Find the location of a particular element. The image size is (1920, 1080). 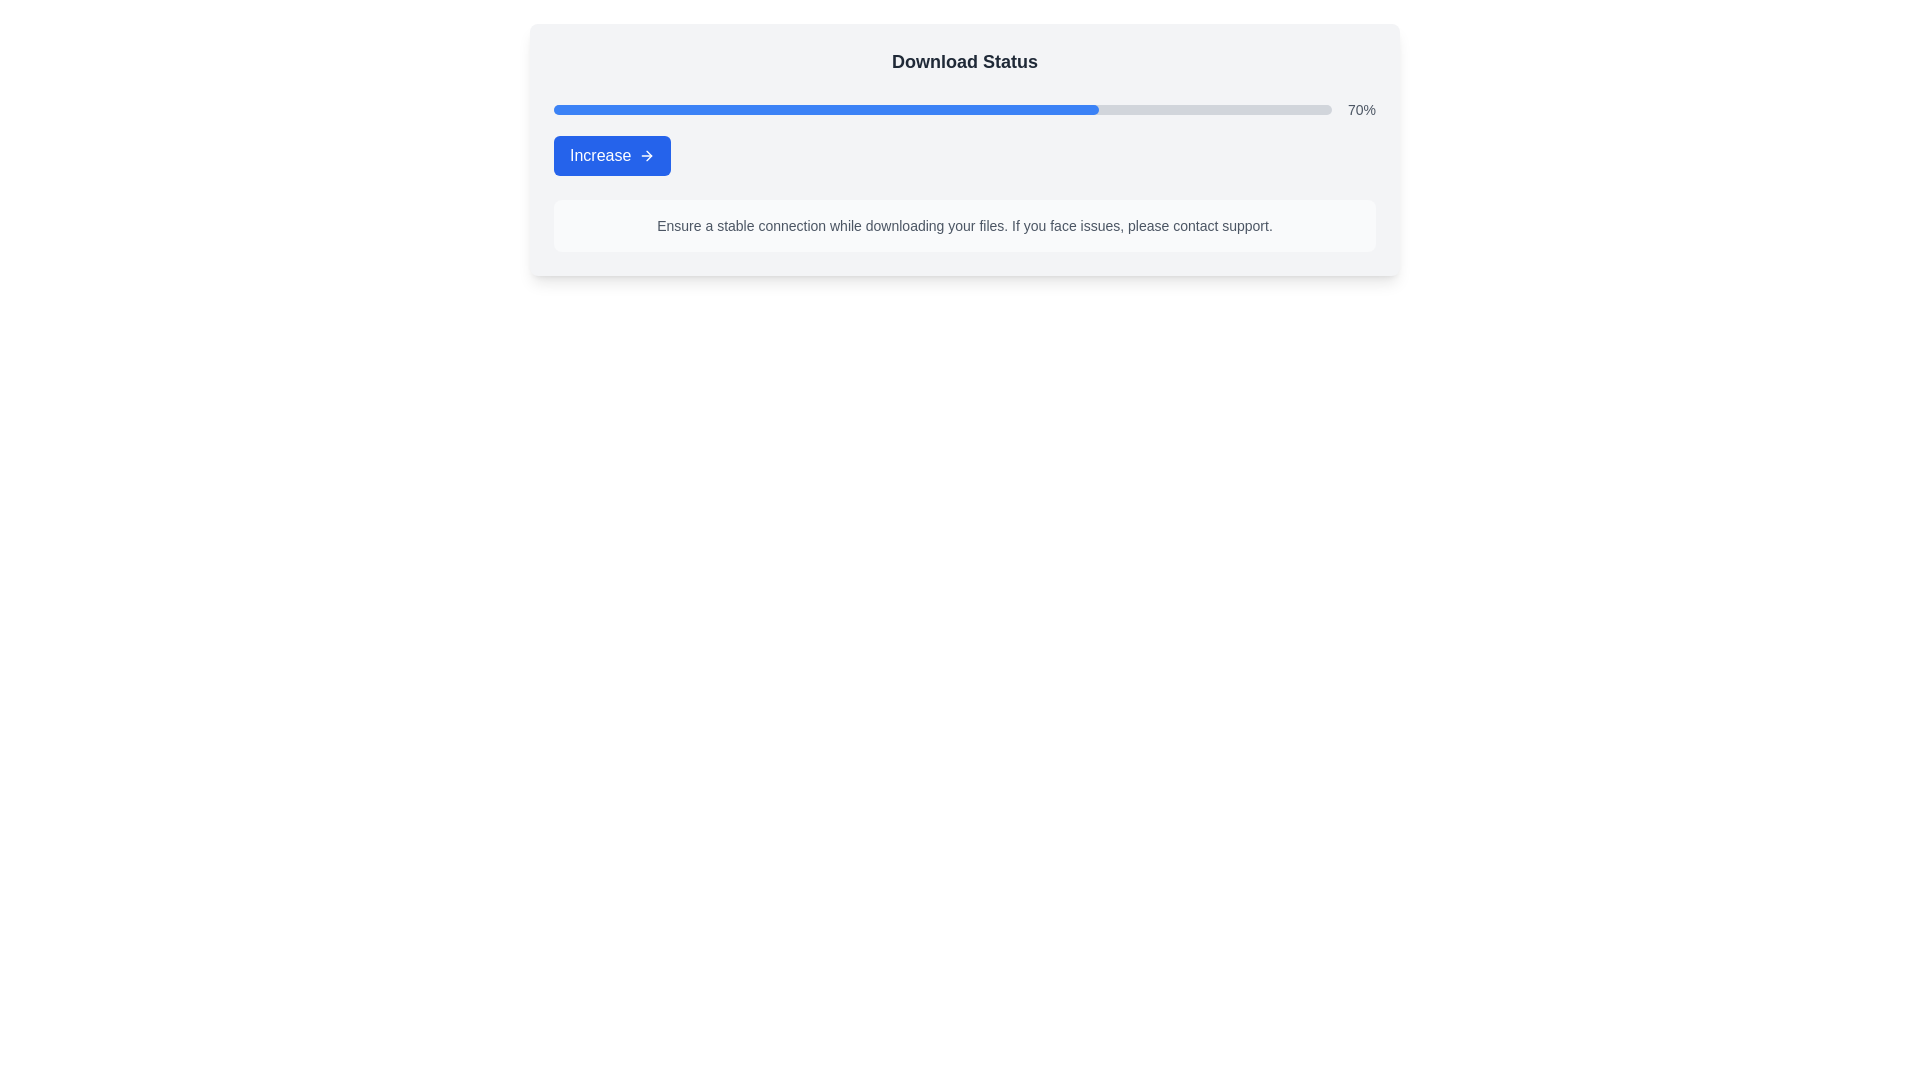

the static text block that contains the phrase 'Ensure a stable connection while downloading your files. If you face issues, please contact support.' is located at coordinates (964, 225).